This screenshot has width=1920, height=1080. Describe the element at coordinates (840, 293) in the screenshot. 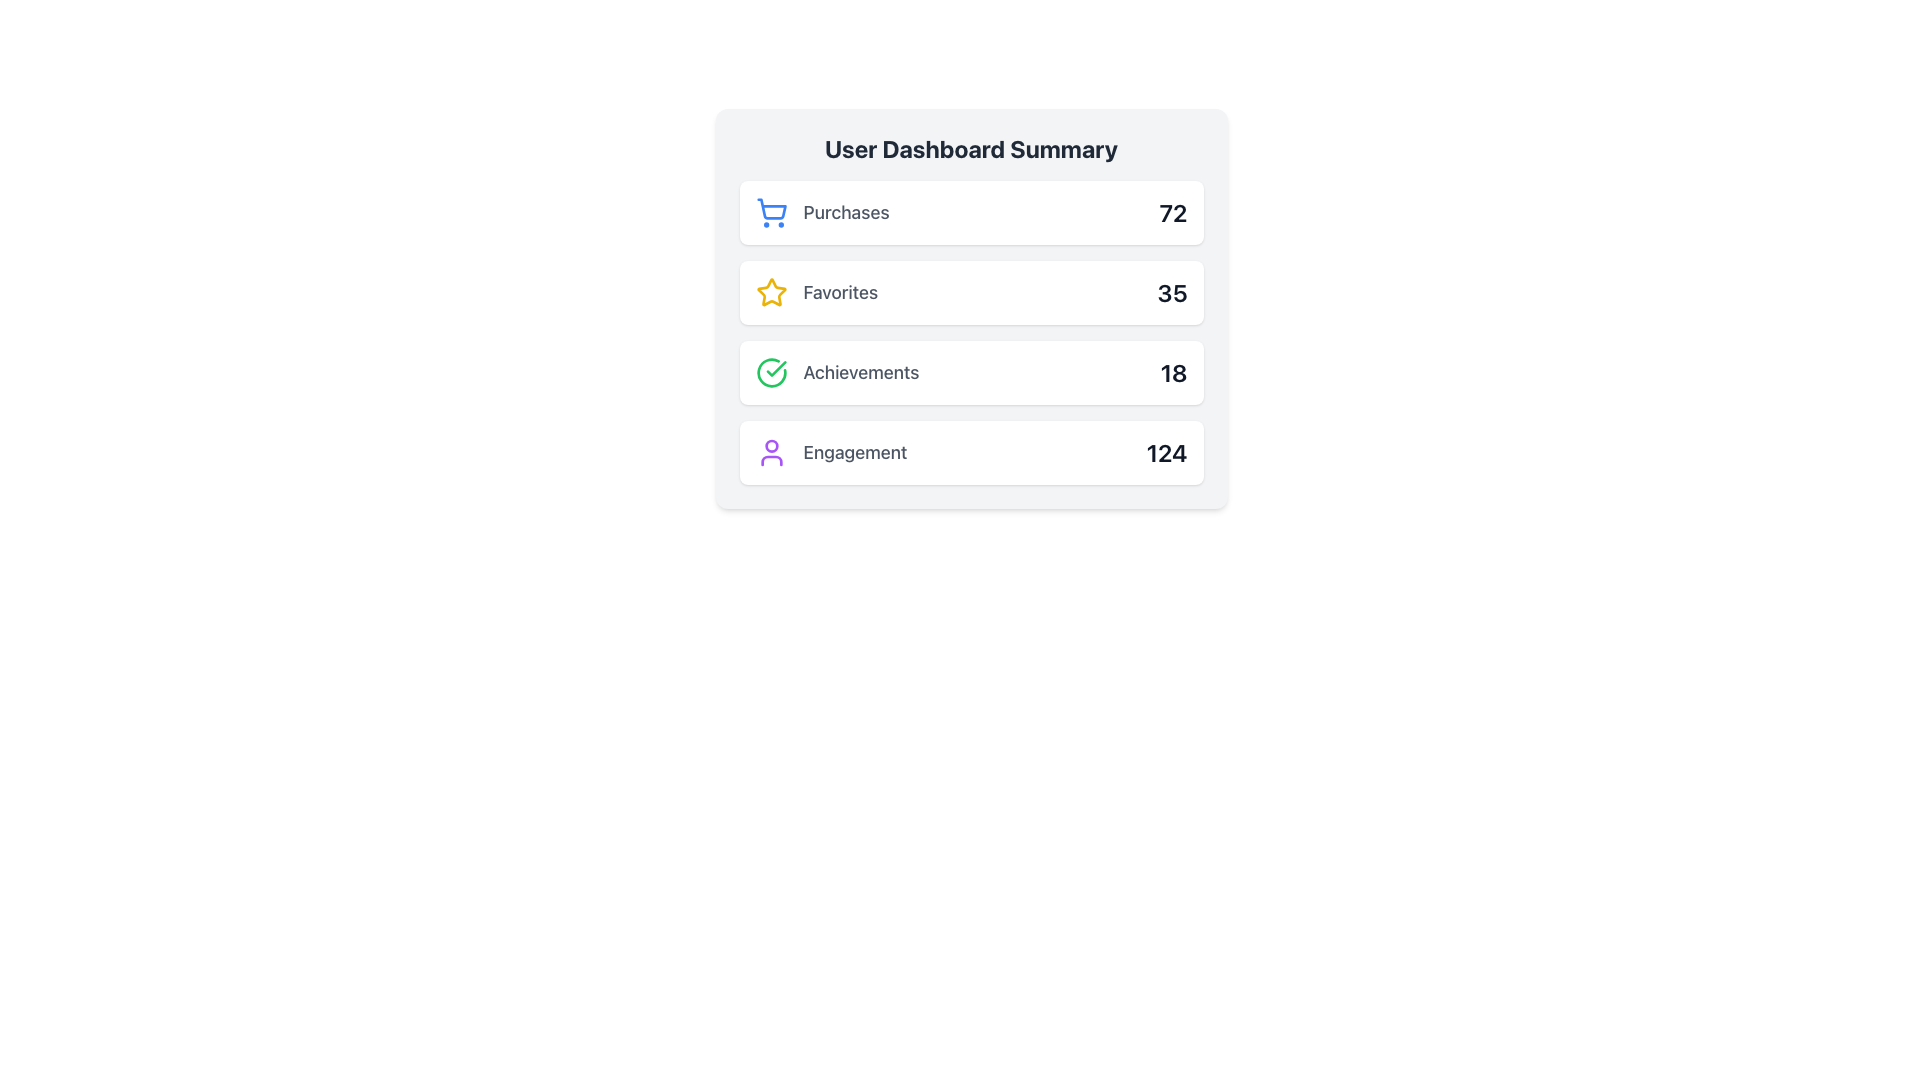

I see `the 'Favorites' text label located in the second row of the User Dashboard Summary section, which describes the associated data or metric shown to its right` at that location.